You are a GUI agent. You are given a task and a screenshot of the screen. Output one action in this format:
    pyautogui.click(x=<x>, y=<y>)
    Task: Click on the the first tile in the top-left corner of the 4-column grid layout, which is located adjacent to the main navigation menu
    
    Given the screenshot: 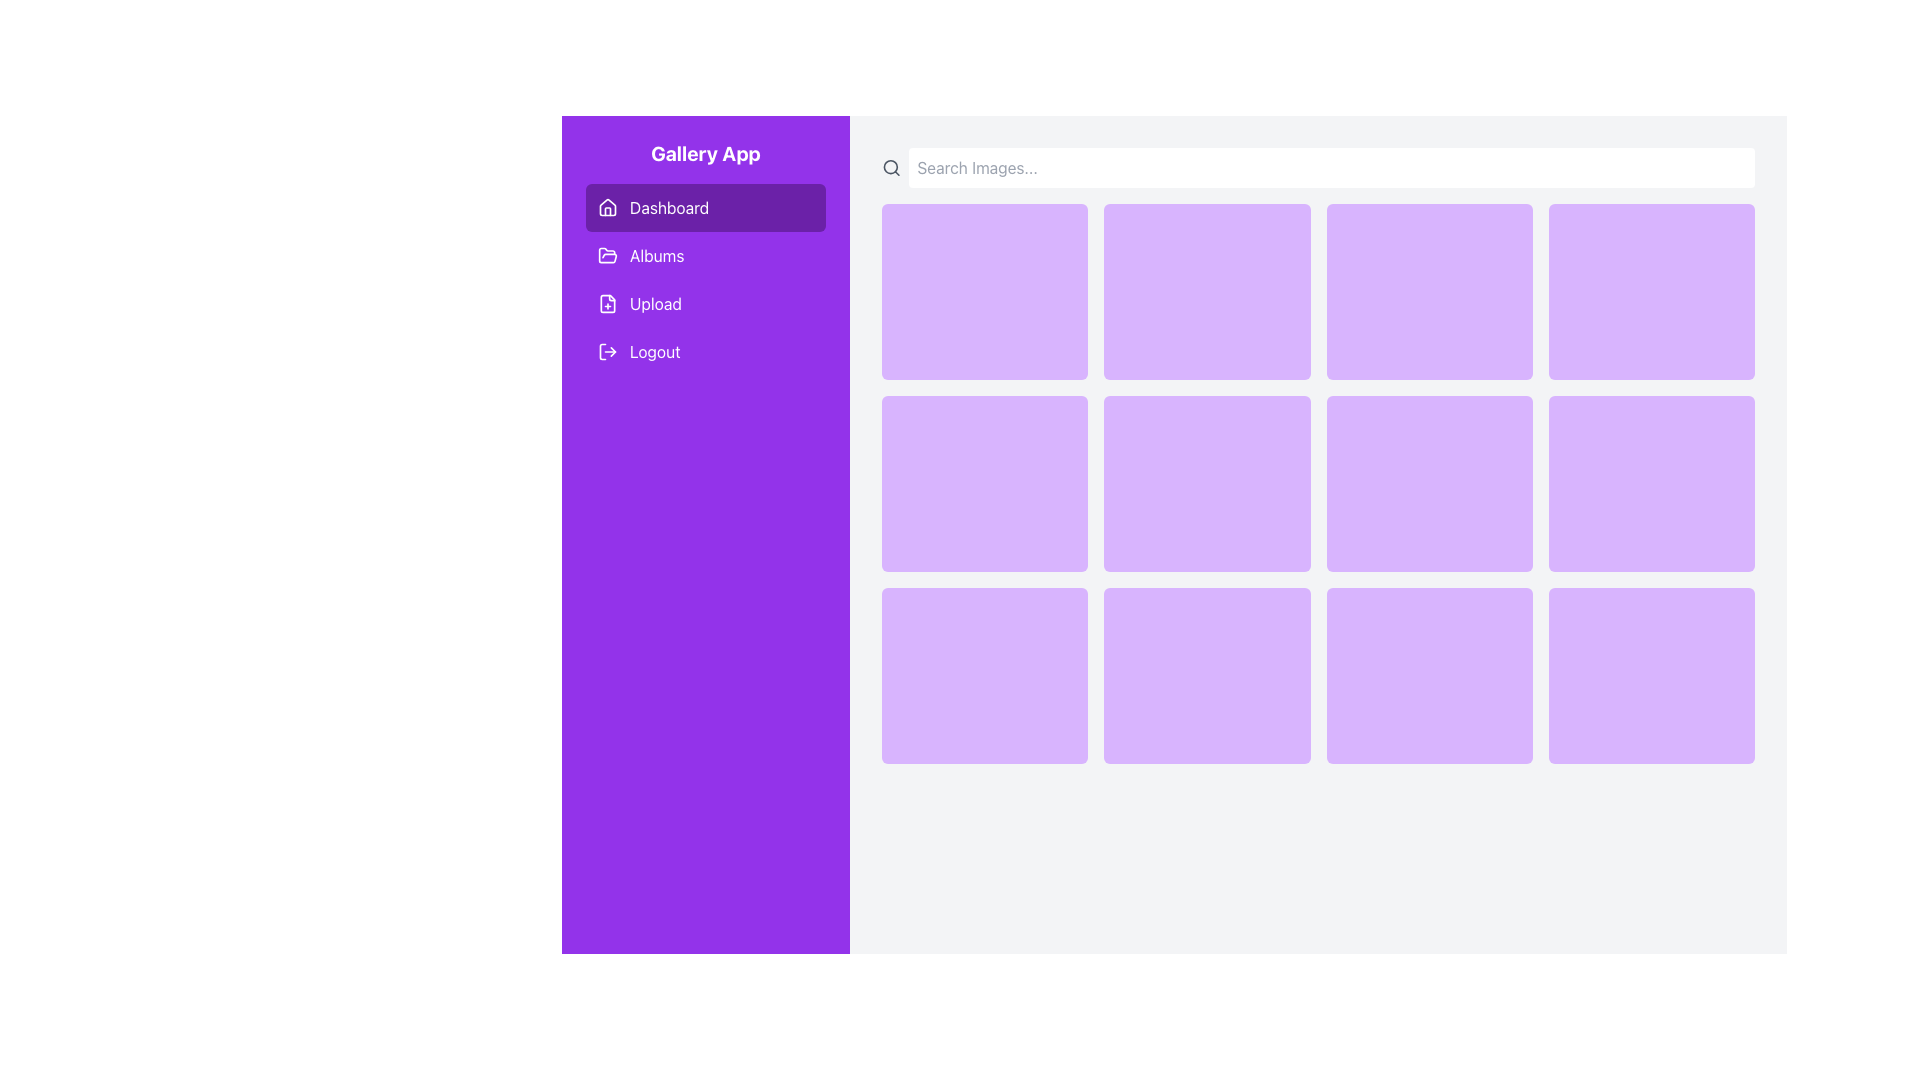 What is the action you would take?
    pyautogui.click(x=985, y=292)
    